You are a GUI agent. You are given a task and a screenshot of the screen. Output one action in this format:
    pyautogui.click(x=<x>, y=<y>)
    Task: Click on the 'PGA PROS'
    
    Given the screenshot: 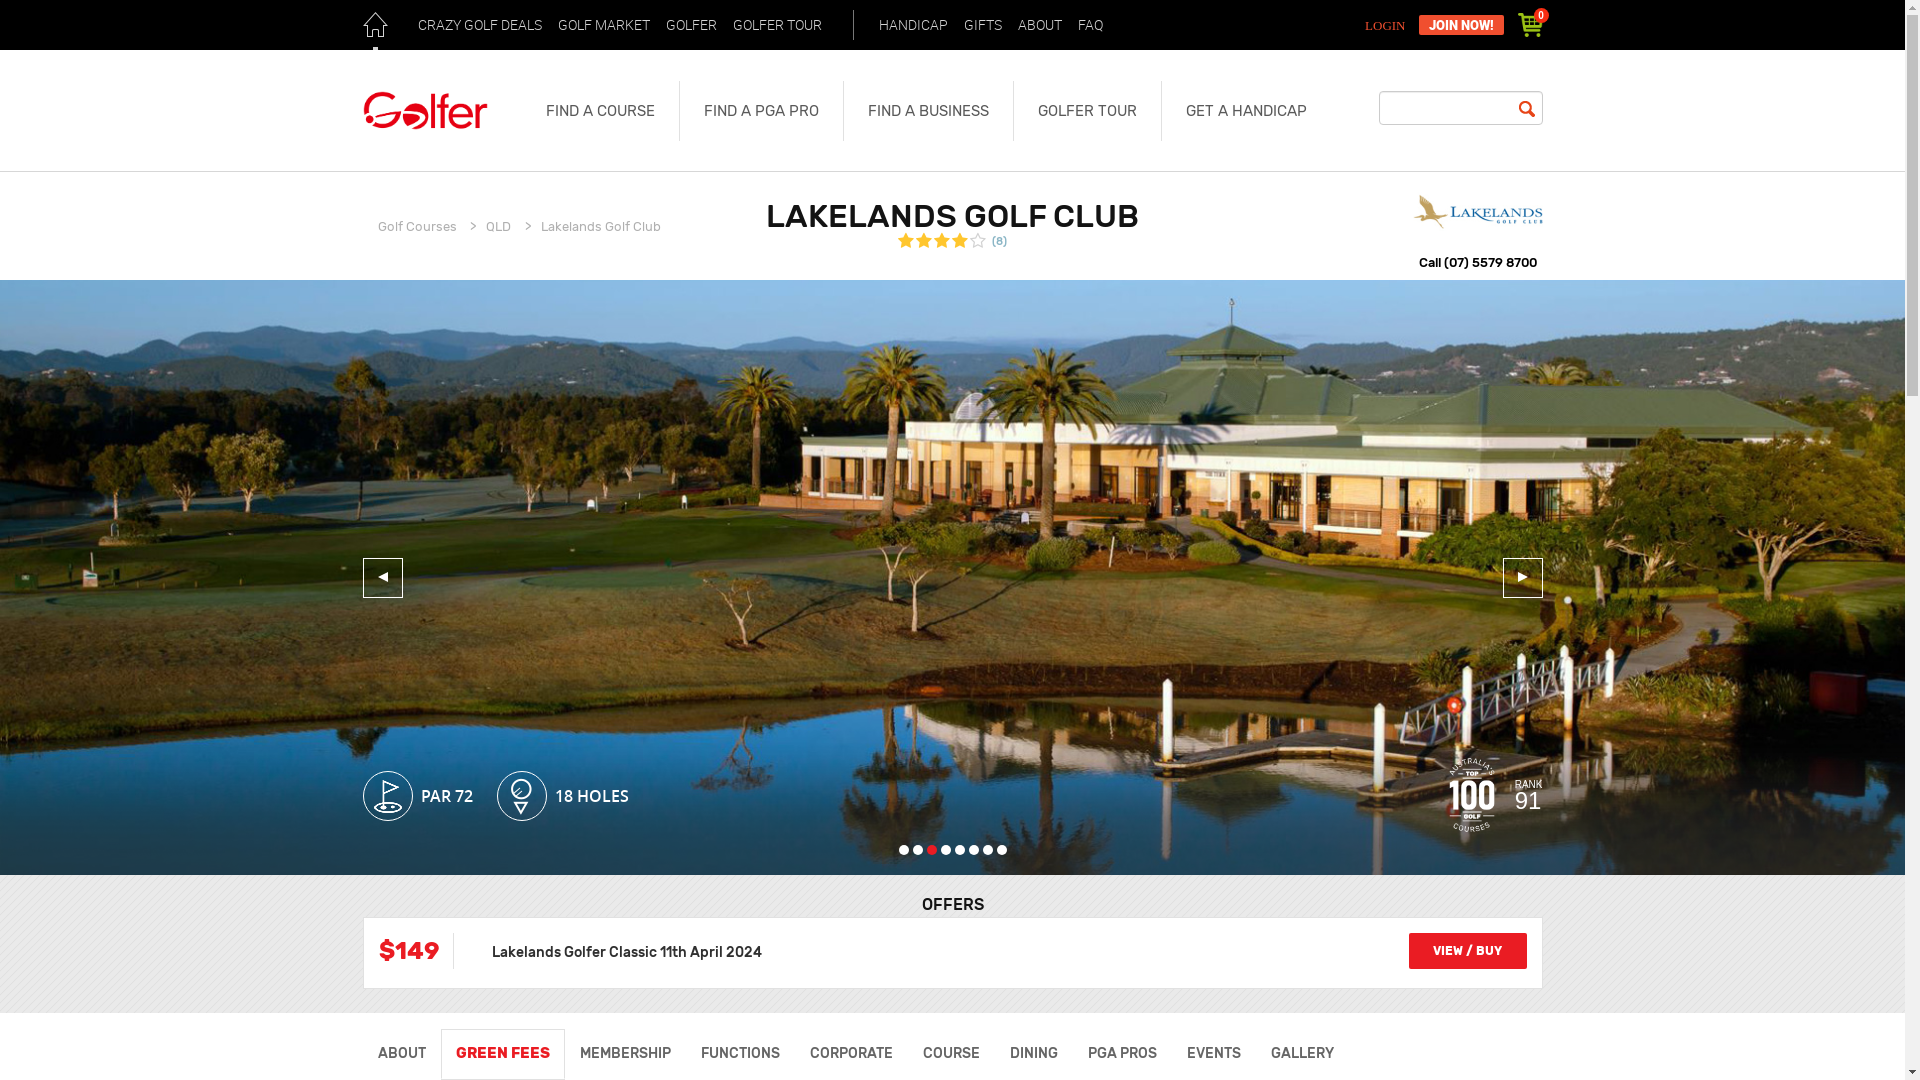 What is the action you would take?
    pyautogui.click(x=1121, y=1052)
    